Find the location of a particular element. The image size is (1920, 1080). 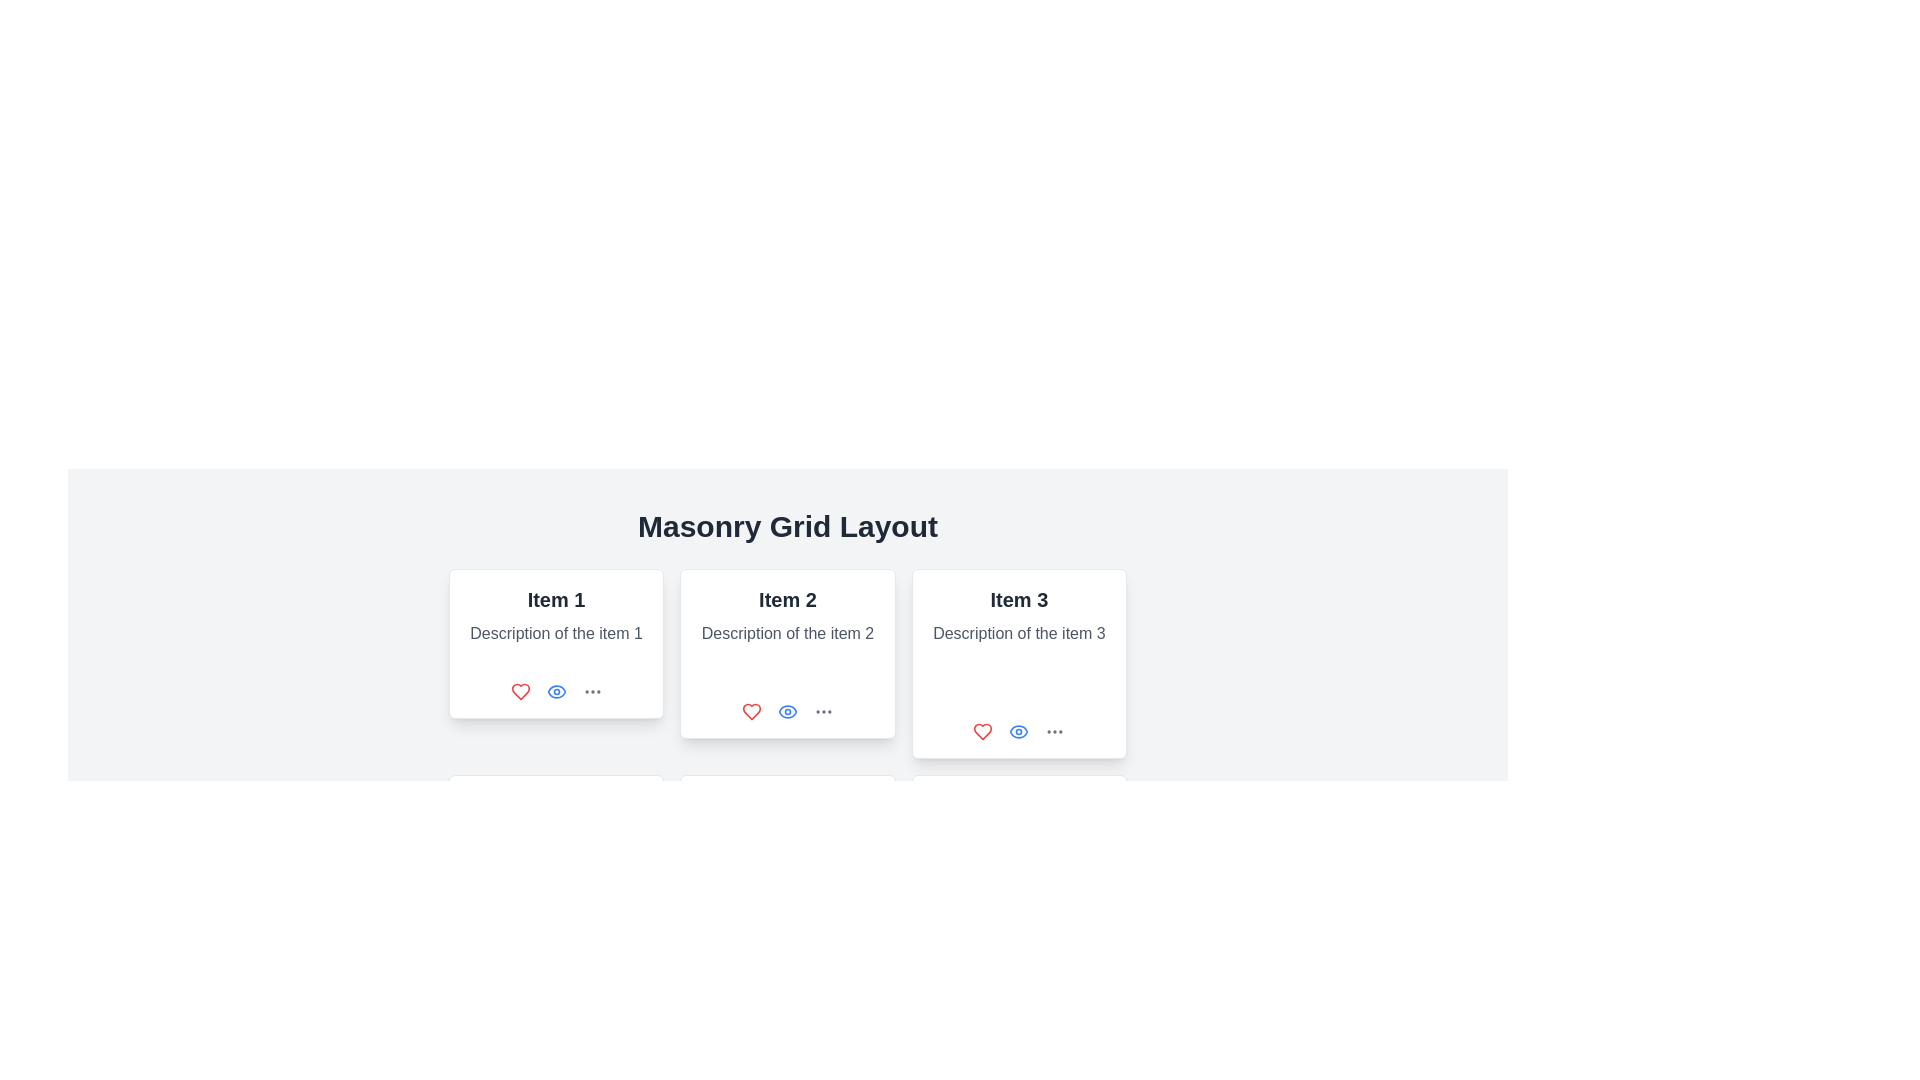

the third icon from the left in the interactive icons set at the bottom of 'Item 3' card to change its color is located at coordinates (1054, 732).